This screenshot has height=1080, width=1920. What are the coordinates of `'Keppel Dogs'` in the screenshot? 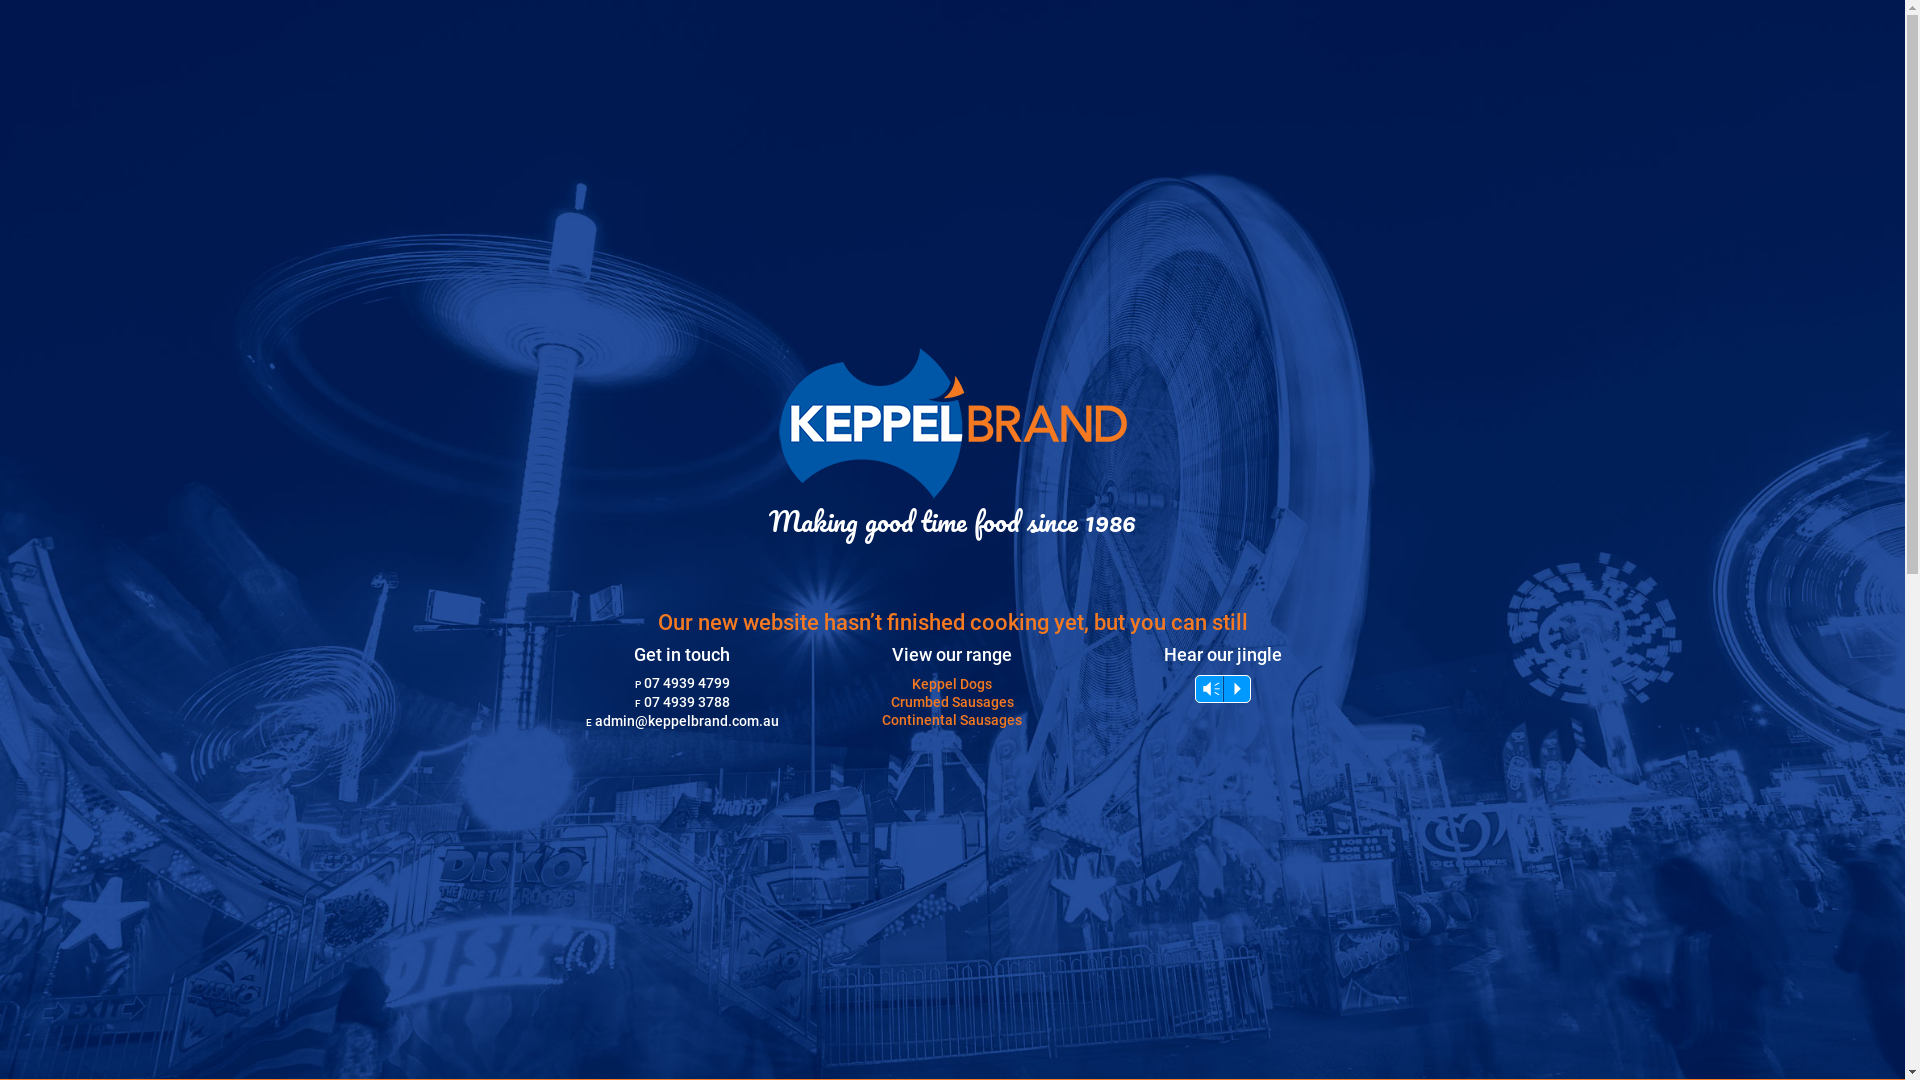 It's located at (950, 682).